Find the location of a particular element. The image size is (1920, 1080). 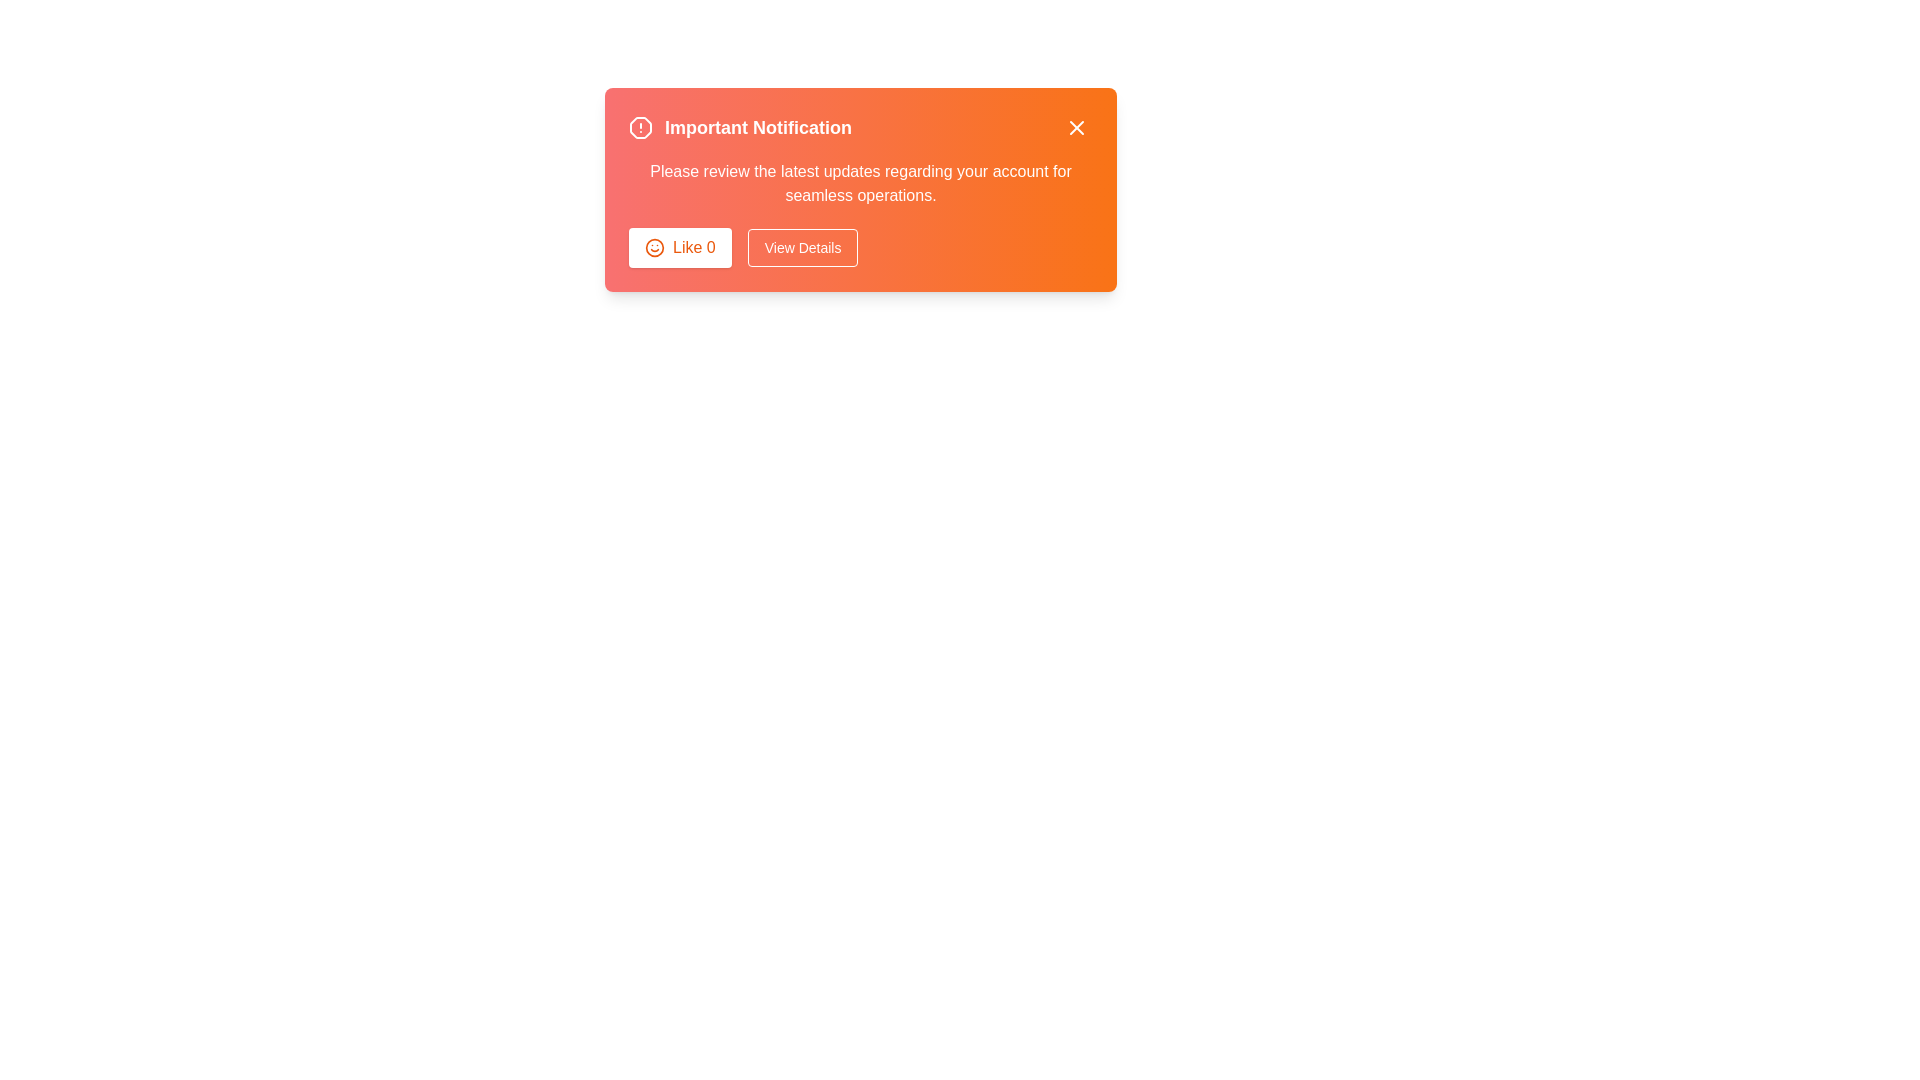

the close button to dismiss the notification is located at coordinates (1075, 127).